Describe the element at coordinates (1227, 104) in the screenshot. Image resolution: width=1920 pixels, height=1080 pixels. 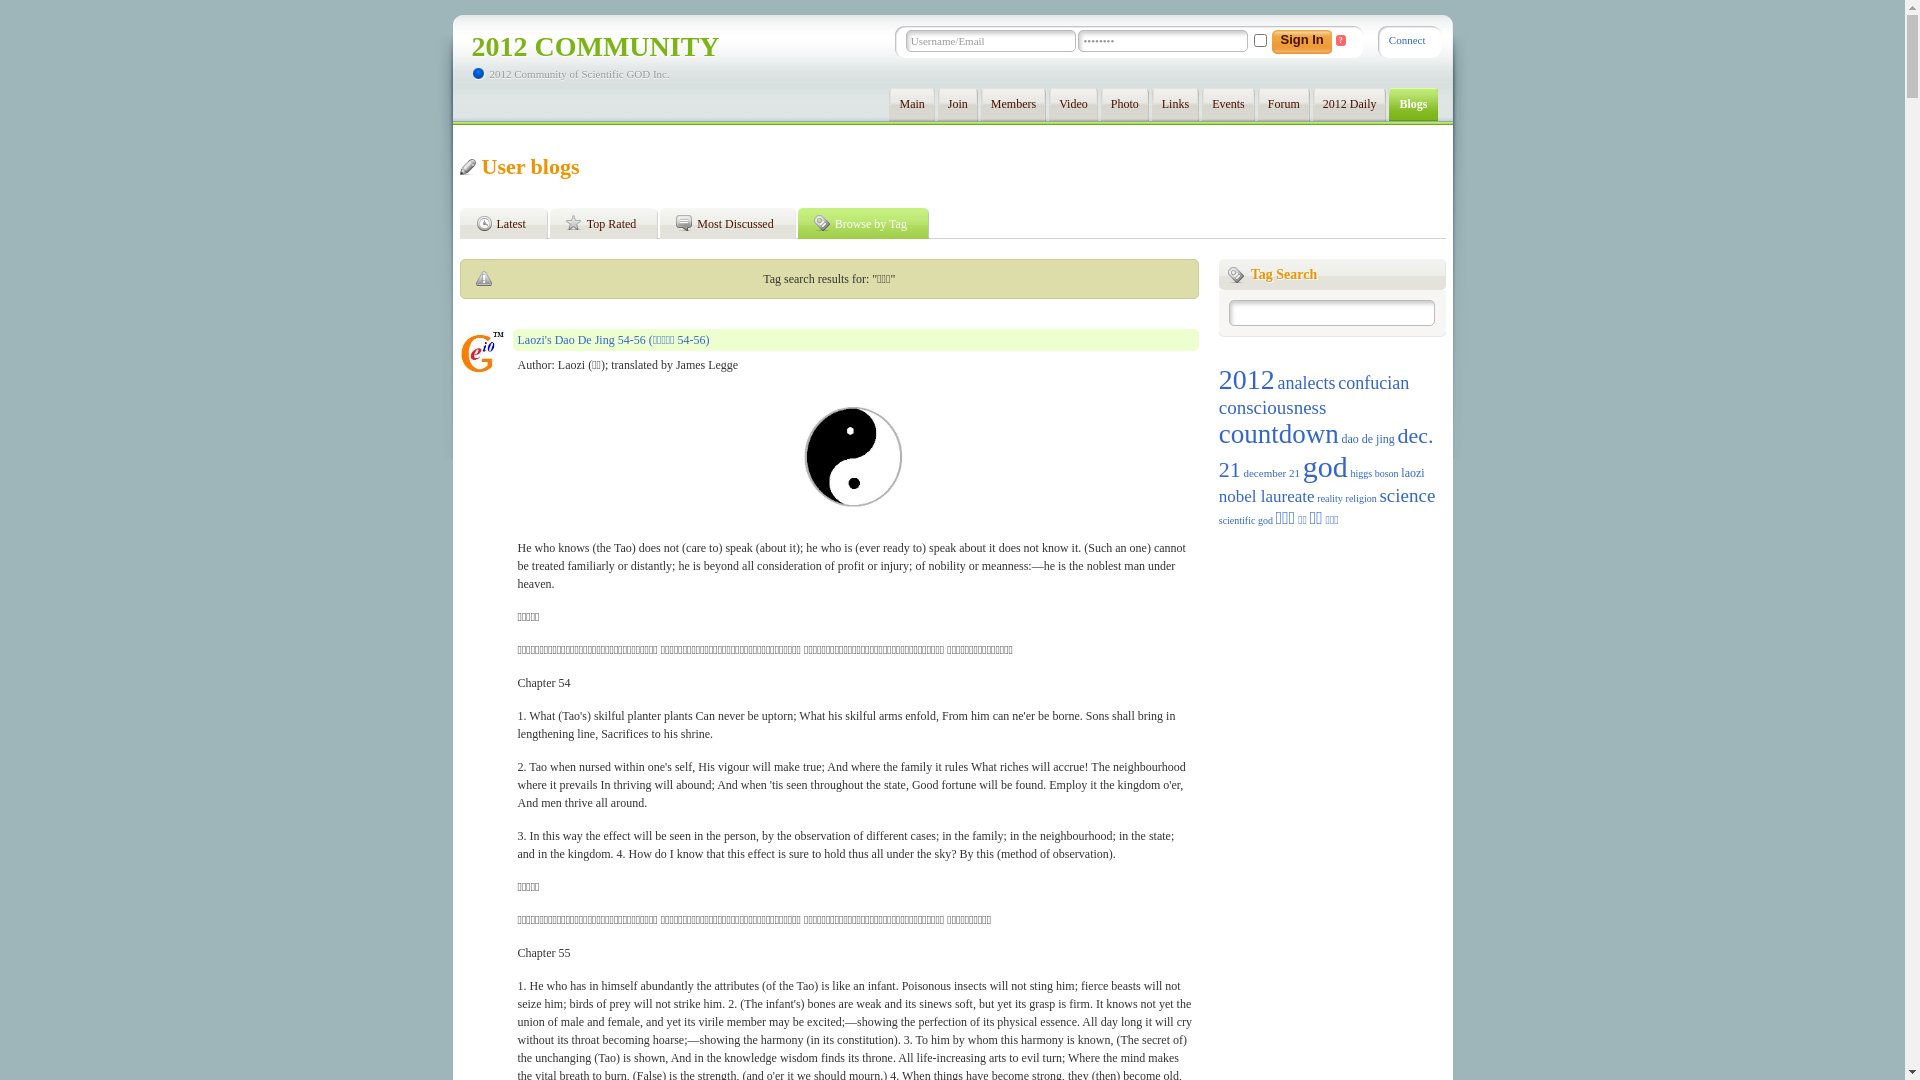
I see `'Events'` at that location.